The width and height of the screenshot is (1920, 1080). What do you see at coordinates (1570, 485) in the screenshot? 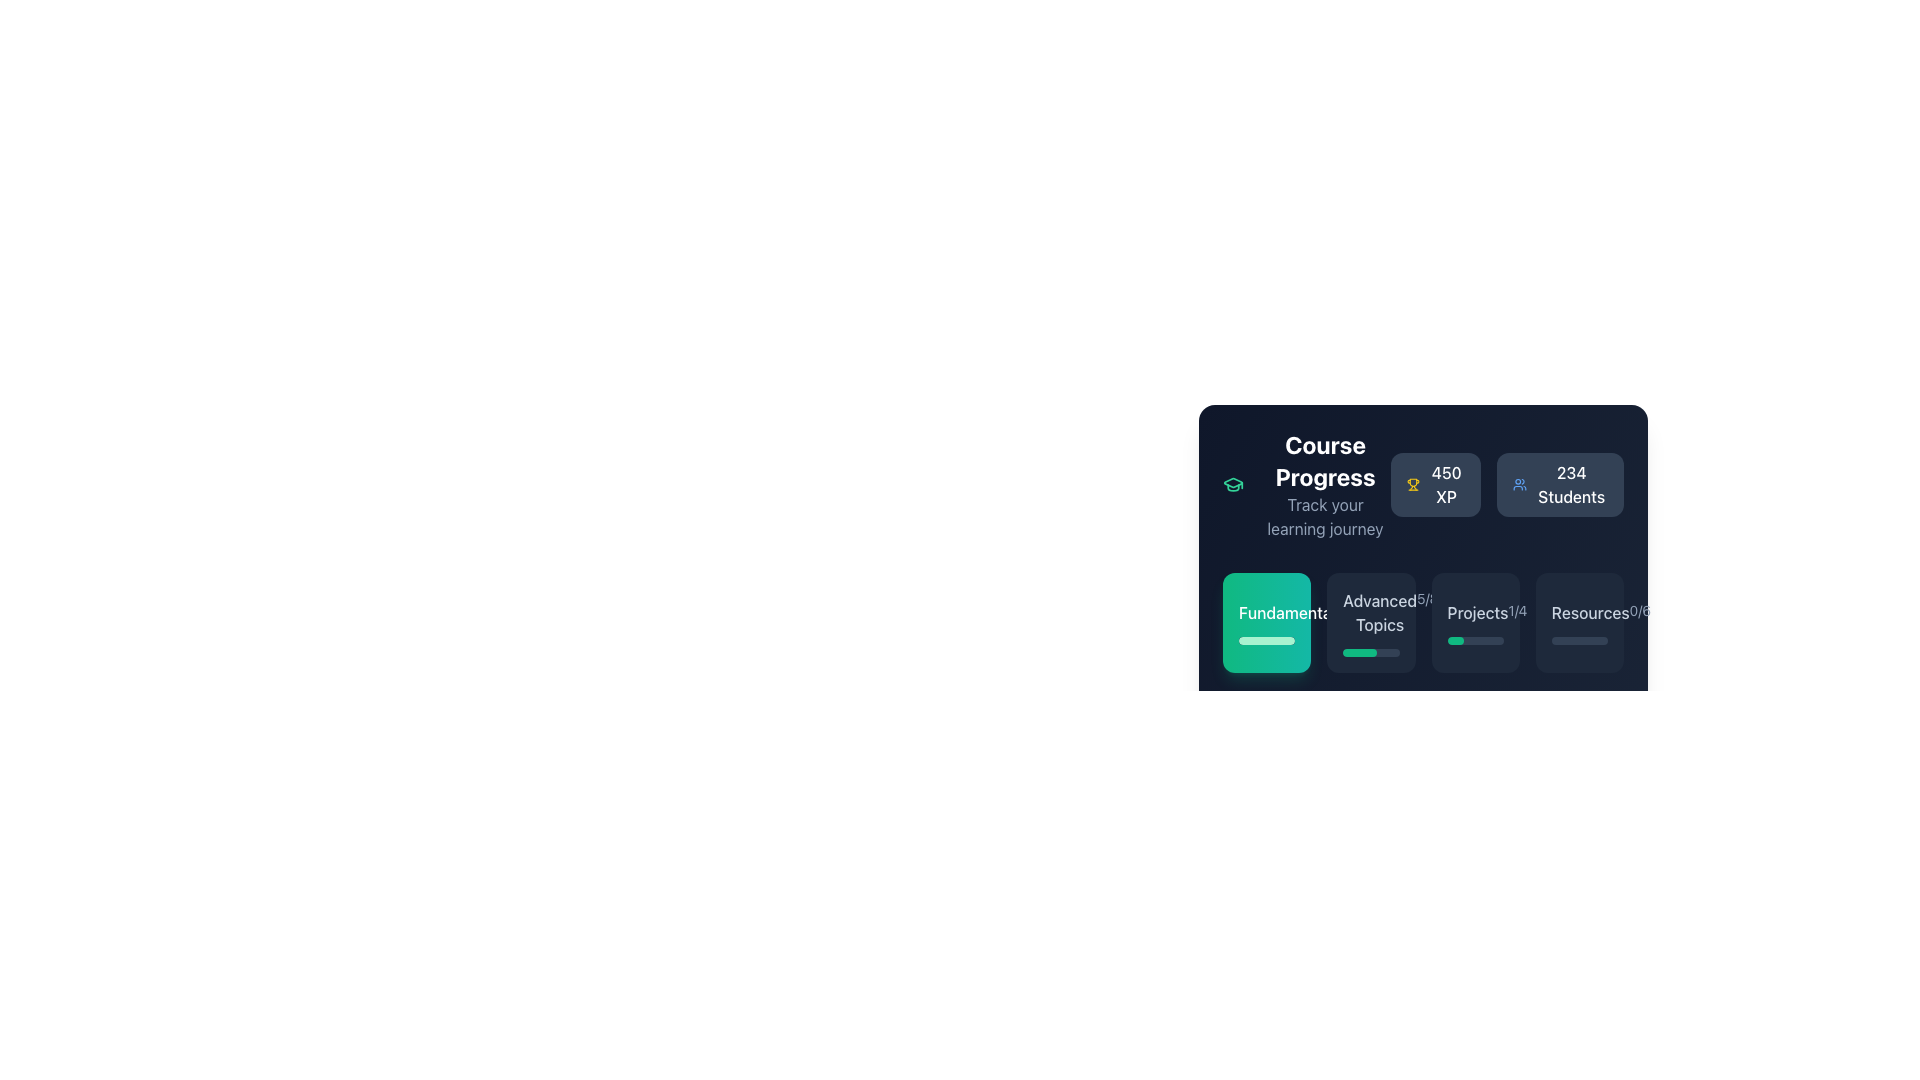
I see `text from the Text Label indicating the metric of students enrolled, which is located towards the top-right of the interface within a rounded rectangle with a slate-gray background` at bounding box center [1570, 485].